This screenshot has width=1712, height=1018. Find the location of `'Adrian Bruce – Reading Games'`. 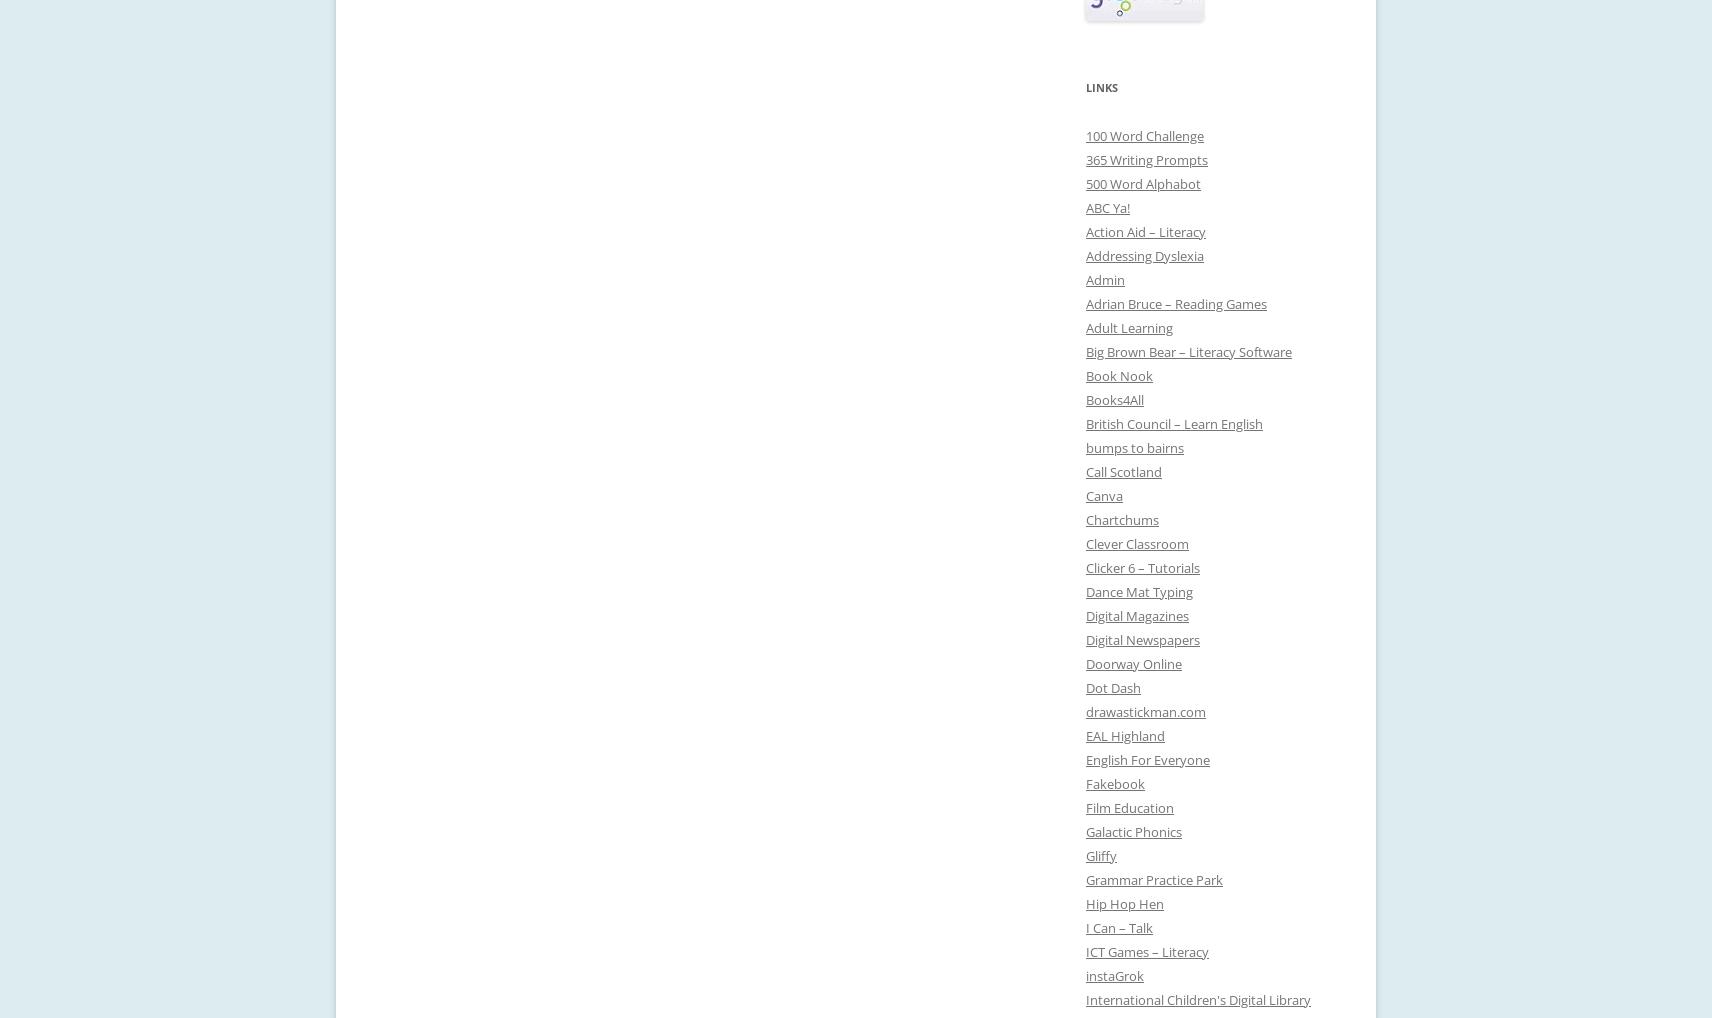

'Adrian Bruce – Reading Games' is located at coordinates (1176, 303).